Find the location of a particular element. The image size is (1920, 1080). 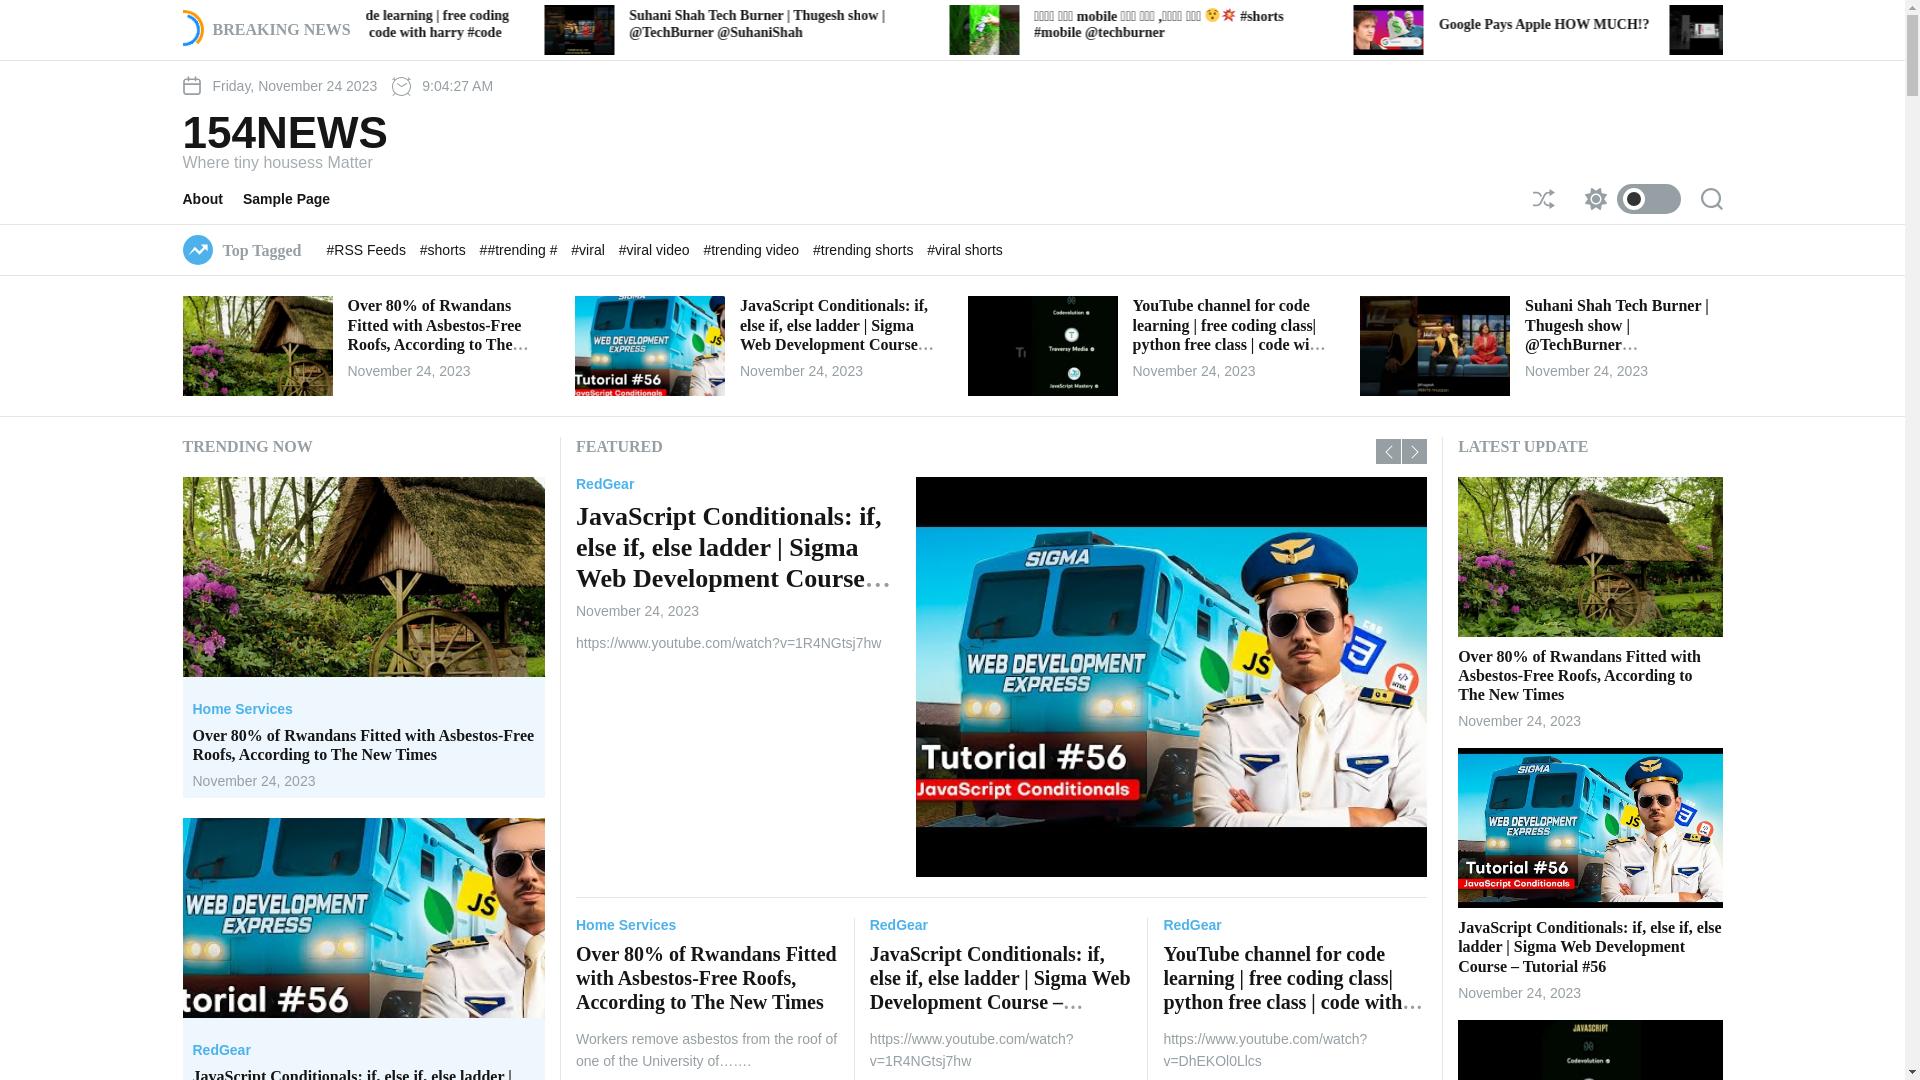

'Search' is located at coordinates (1709, 199).